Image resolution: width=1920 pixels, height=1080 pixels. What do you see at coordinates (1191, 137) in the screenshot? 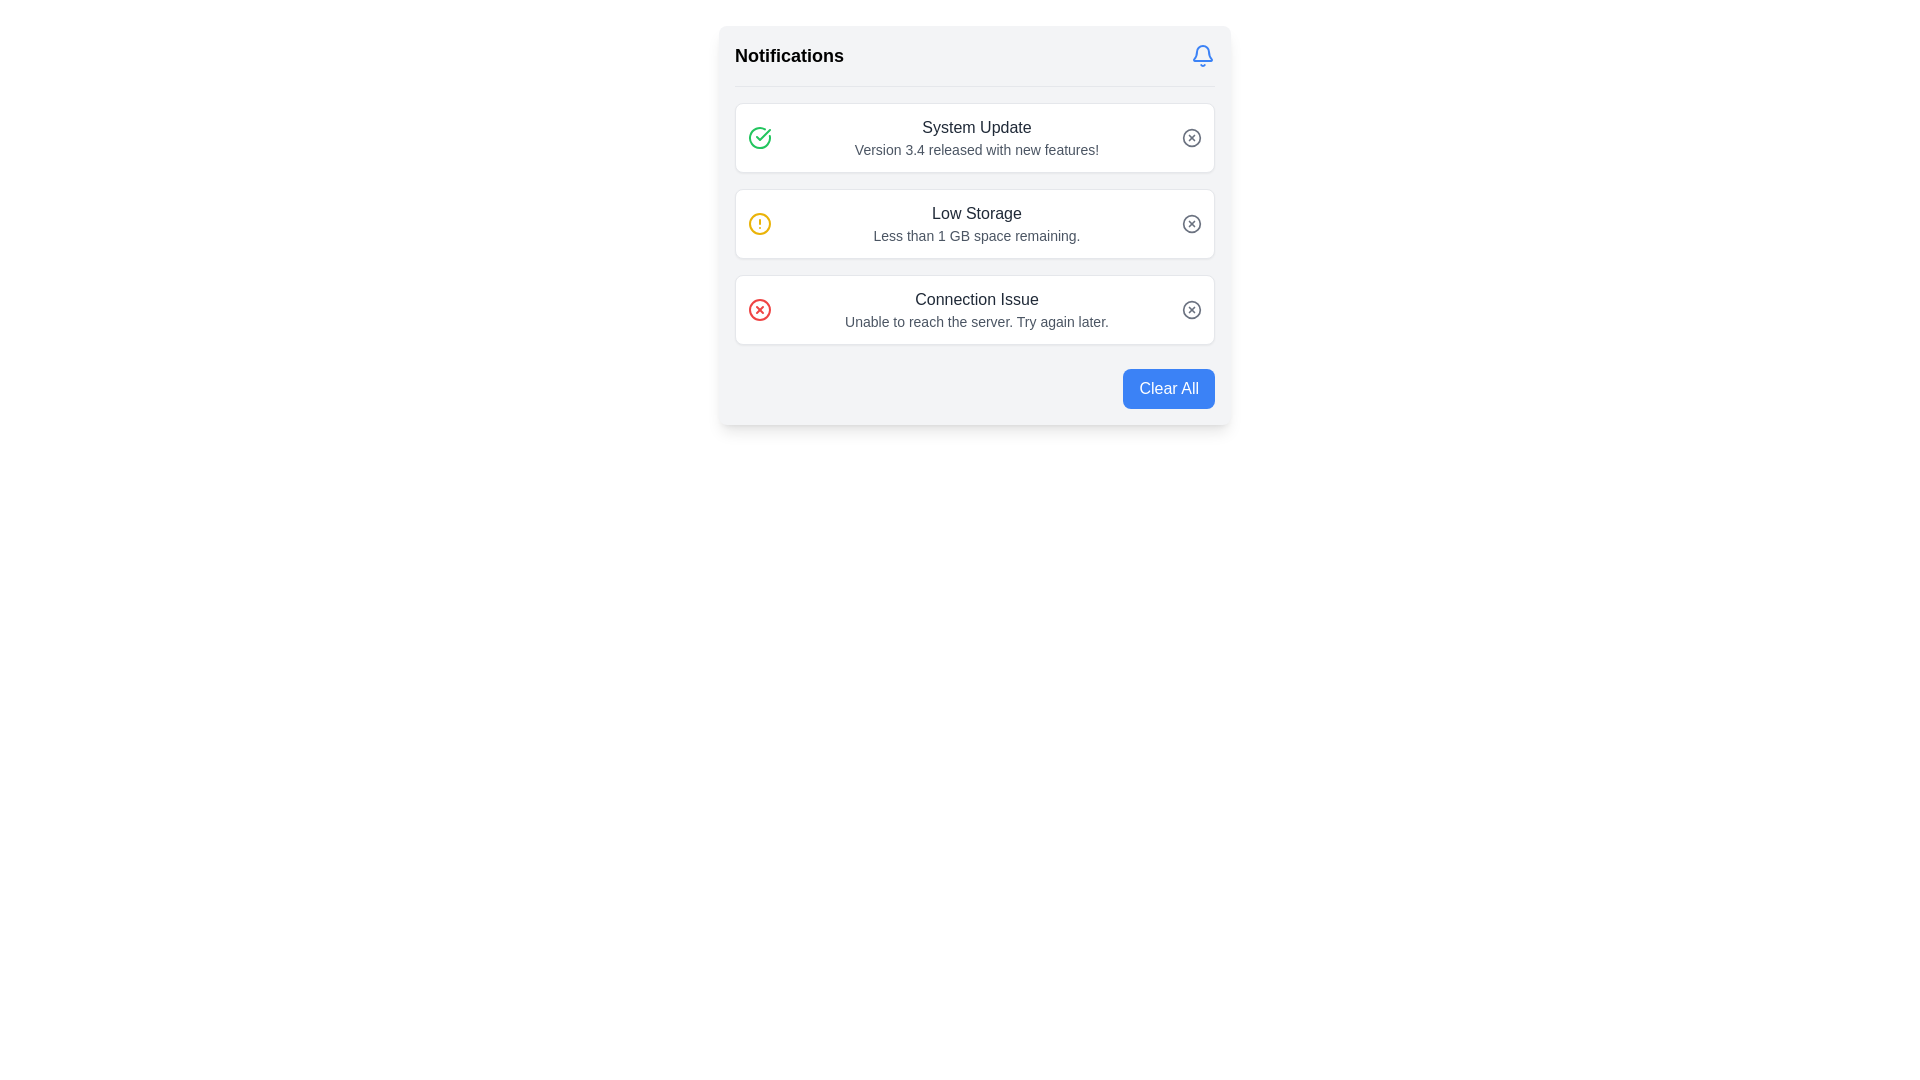
I see `the circular vector graphic element within the 'System Update' notification icon, located in the far-right section of the first notification row` at bounding box center [1191, 137].